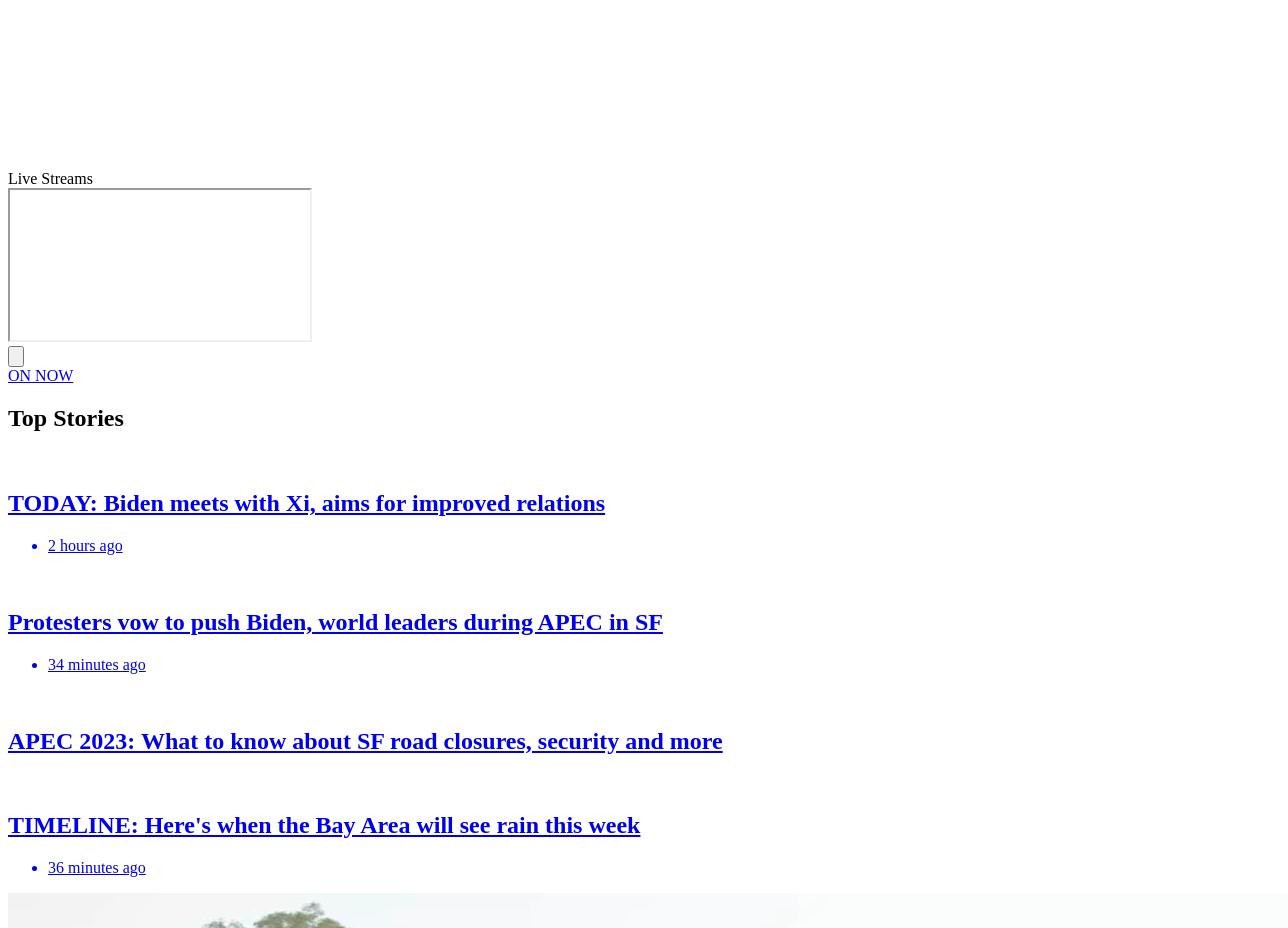 The height and width of the screenshot is (928, 1288). I want to click on 'ON NOW', so click(40, 375).